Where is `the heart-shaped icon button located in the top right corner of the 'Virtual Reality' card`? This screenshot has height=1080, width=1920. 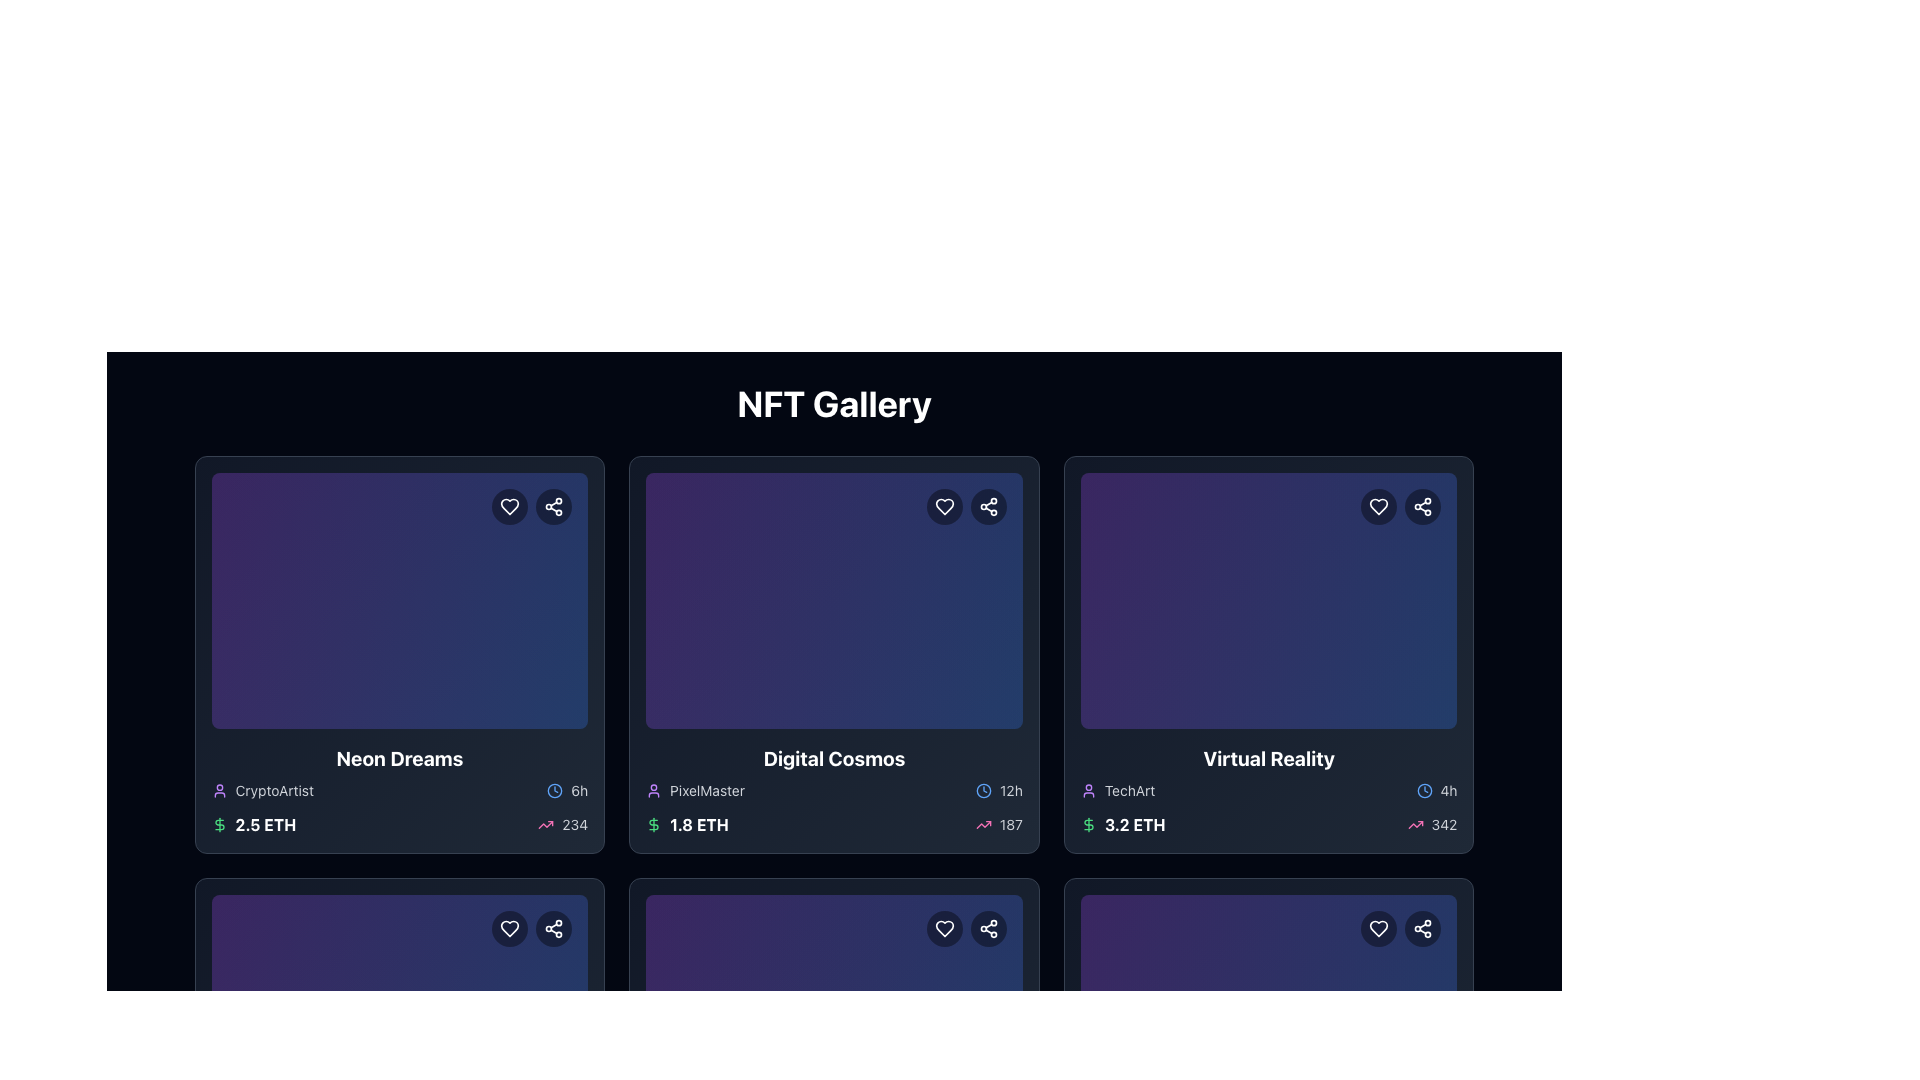
the heart-shaped icon button located in the top right corner of the 'Virtual Reality' card is located at coordinates (1378, 929).